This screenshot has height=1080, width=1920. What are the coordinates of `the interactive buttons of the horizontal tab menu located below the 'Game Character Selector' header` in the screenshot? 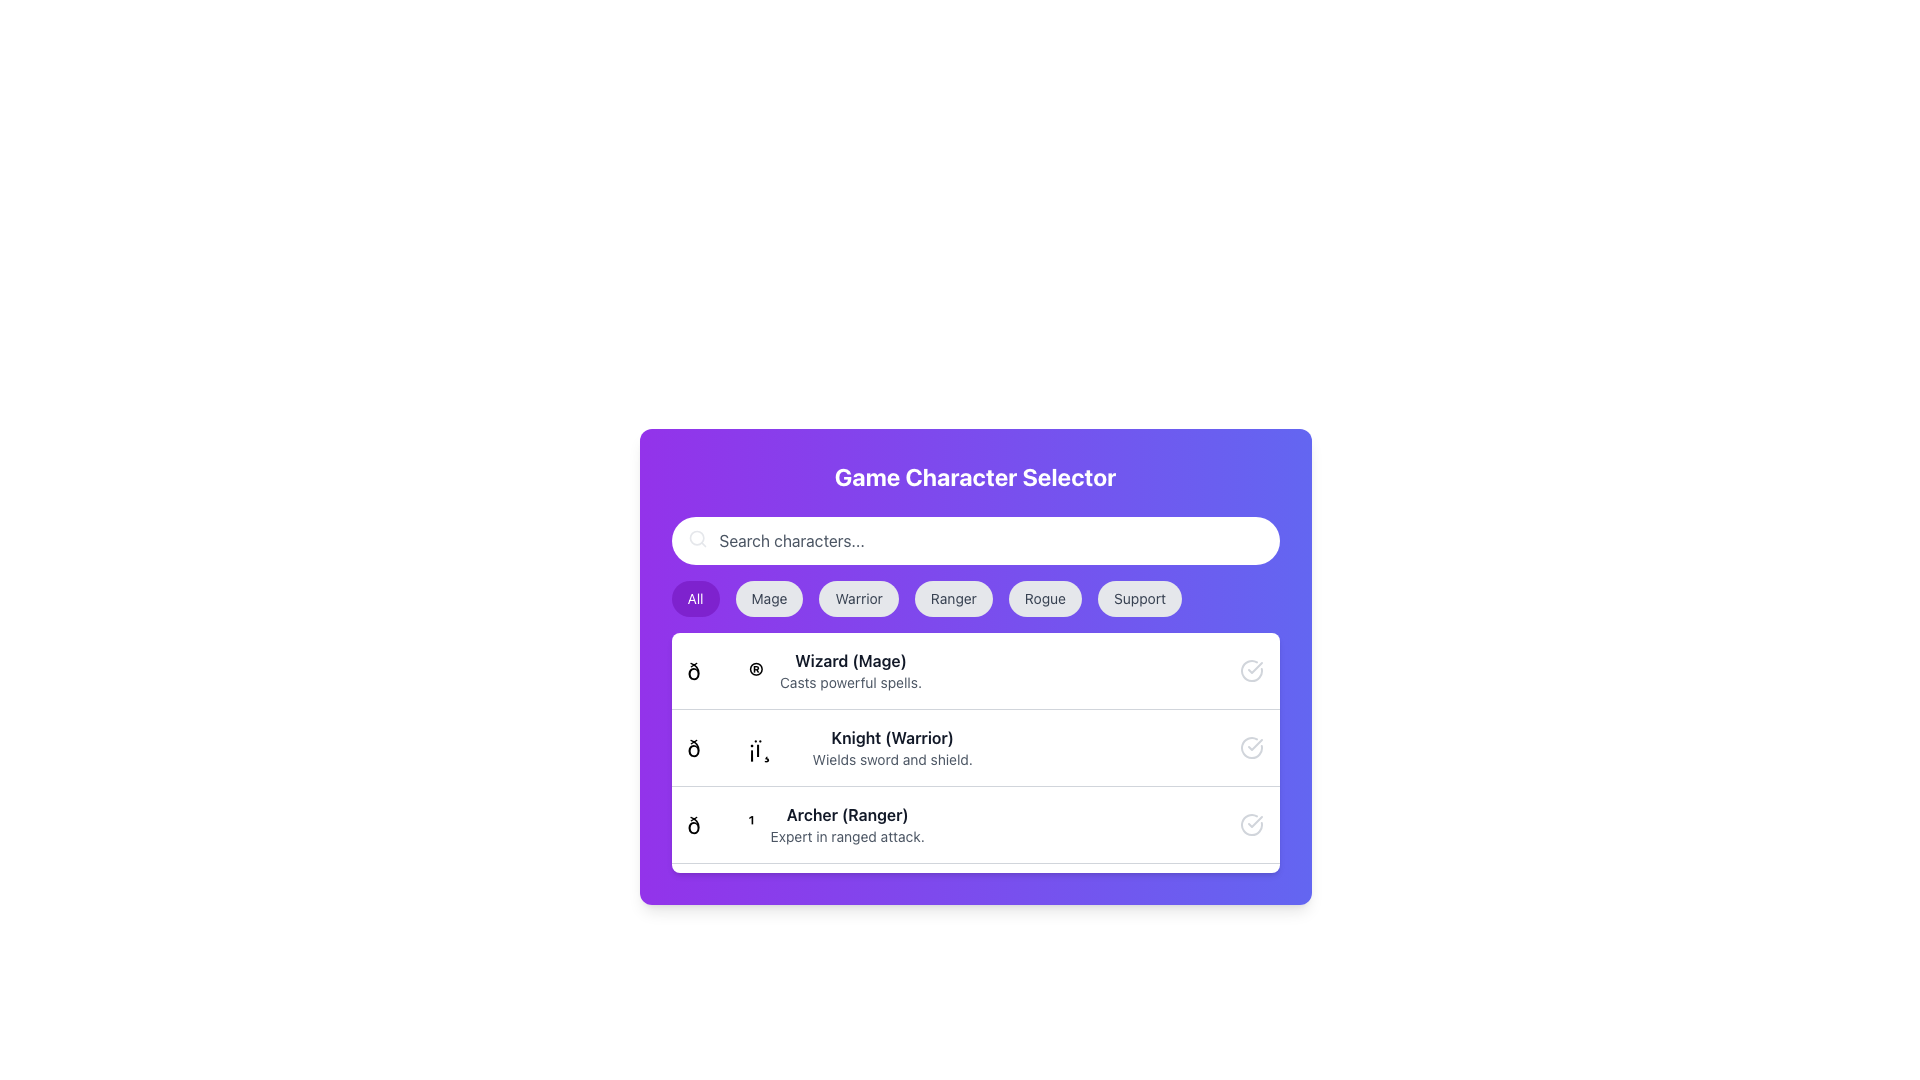 It's located at (975, 597).